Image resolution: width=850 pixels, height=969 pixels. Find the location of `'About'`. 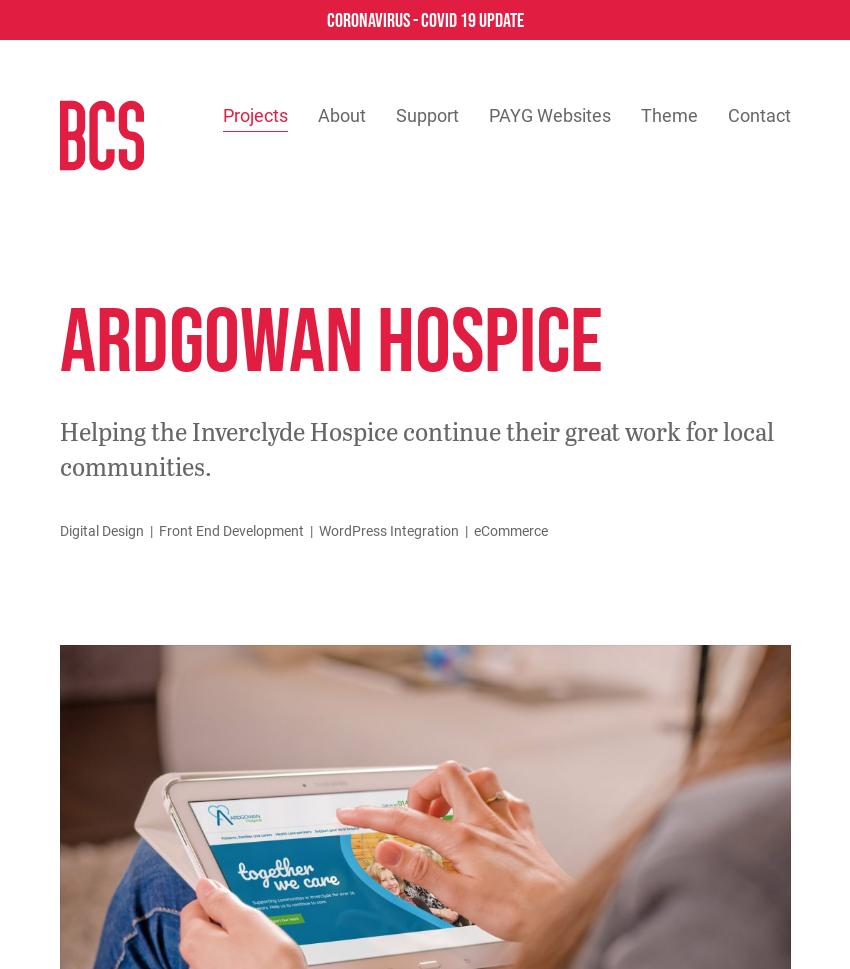

'About' is located at coordinates (340, 115).